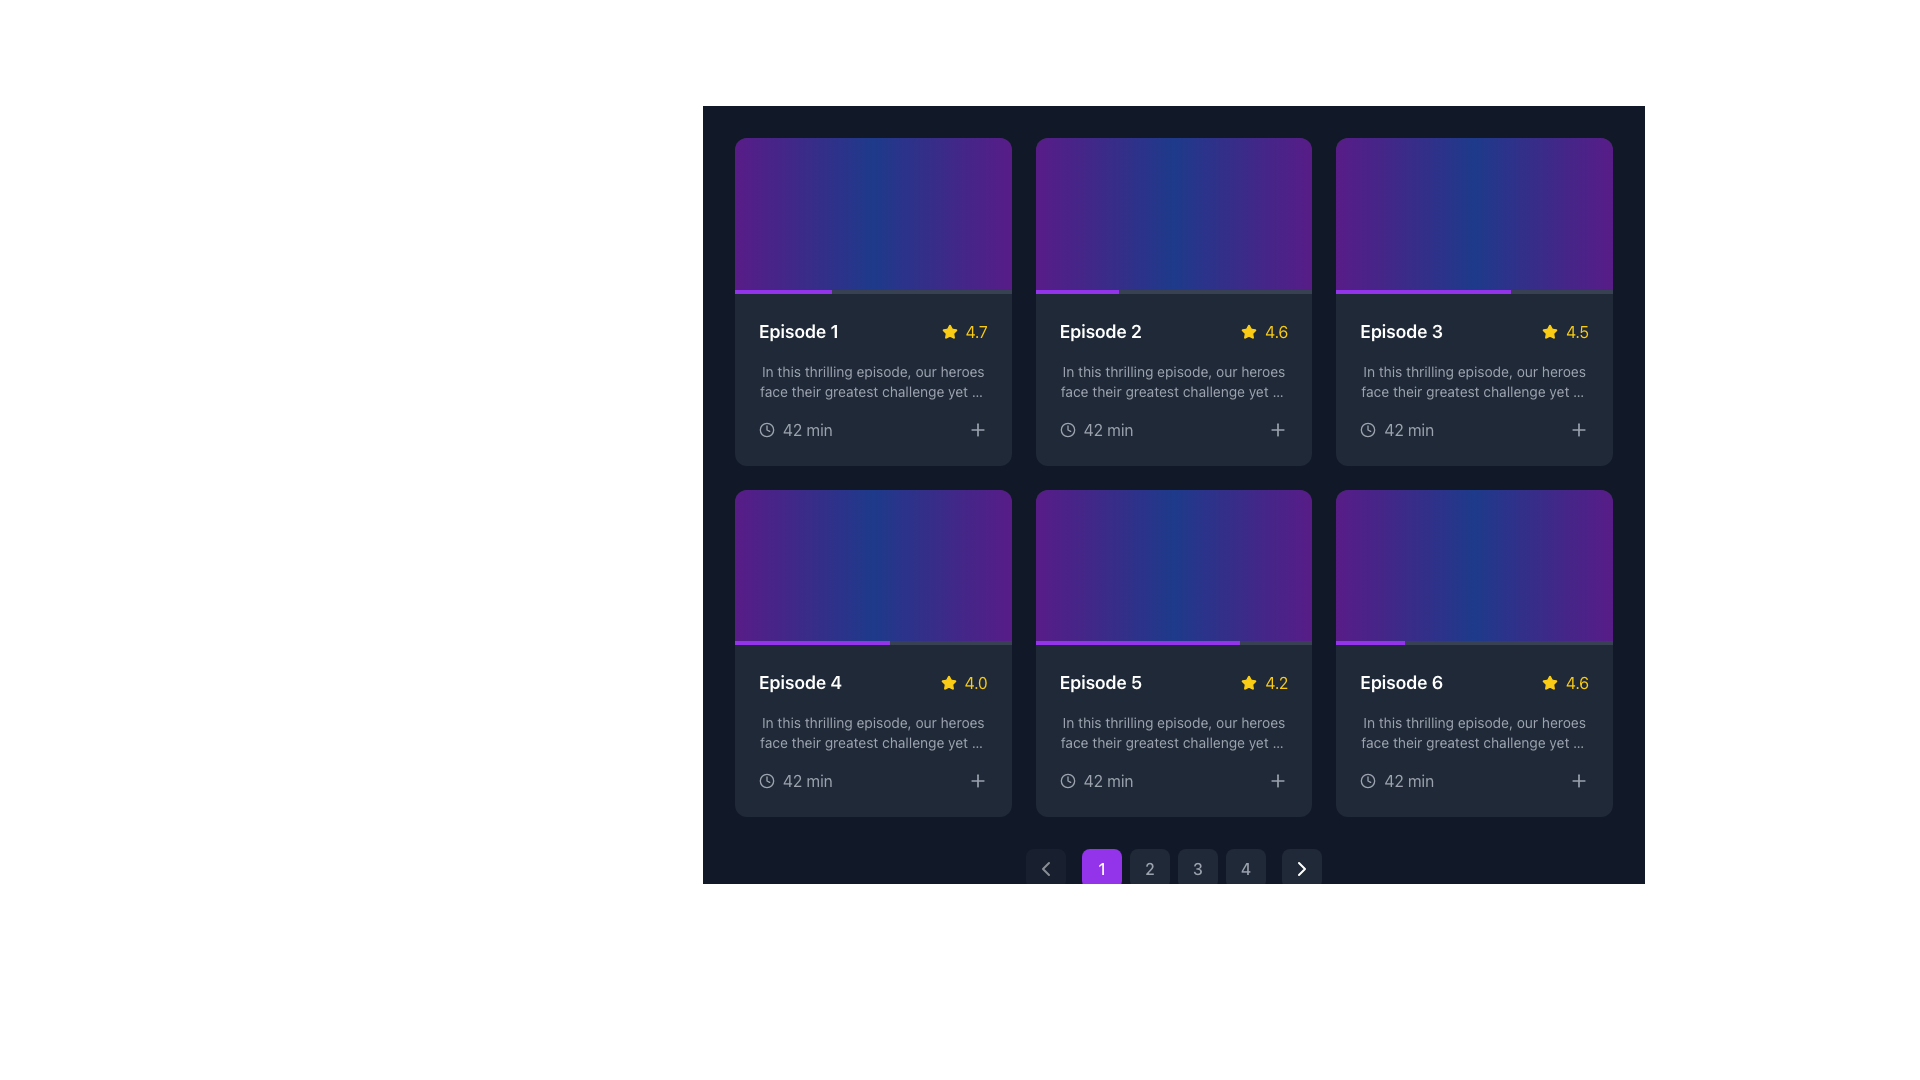 The width and height of the screenshot is (1920, 1080). I want to click on the yellow star graphic icon, so click(1548, 682).